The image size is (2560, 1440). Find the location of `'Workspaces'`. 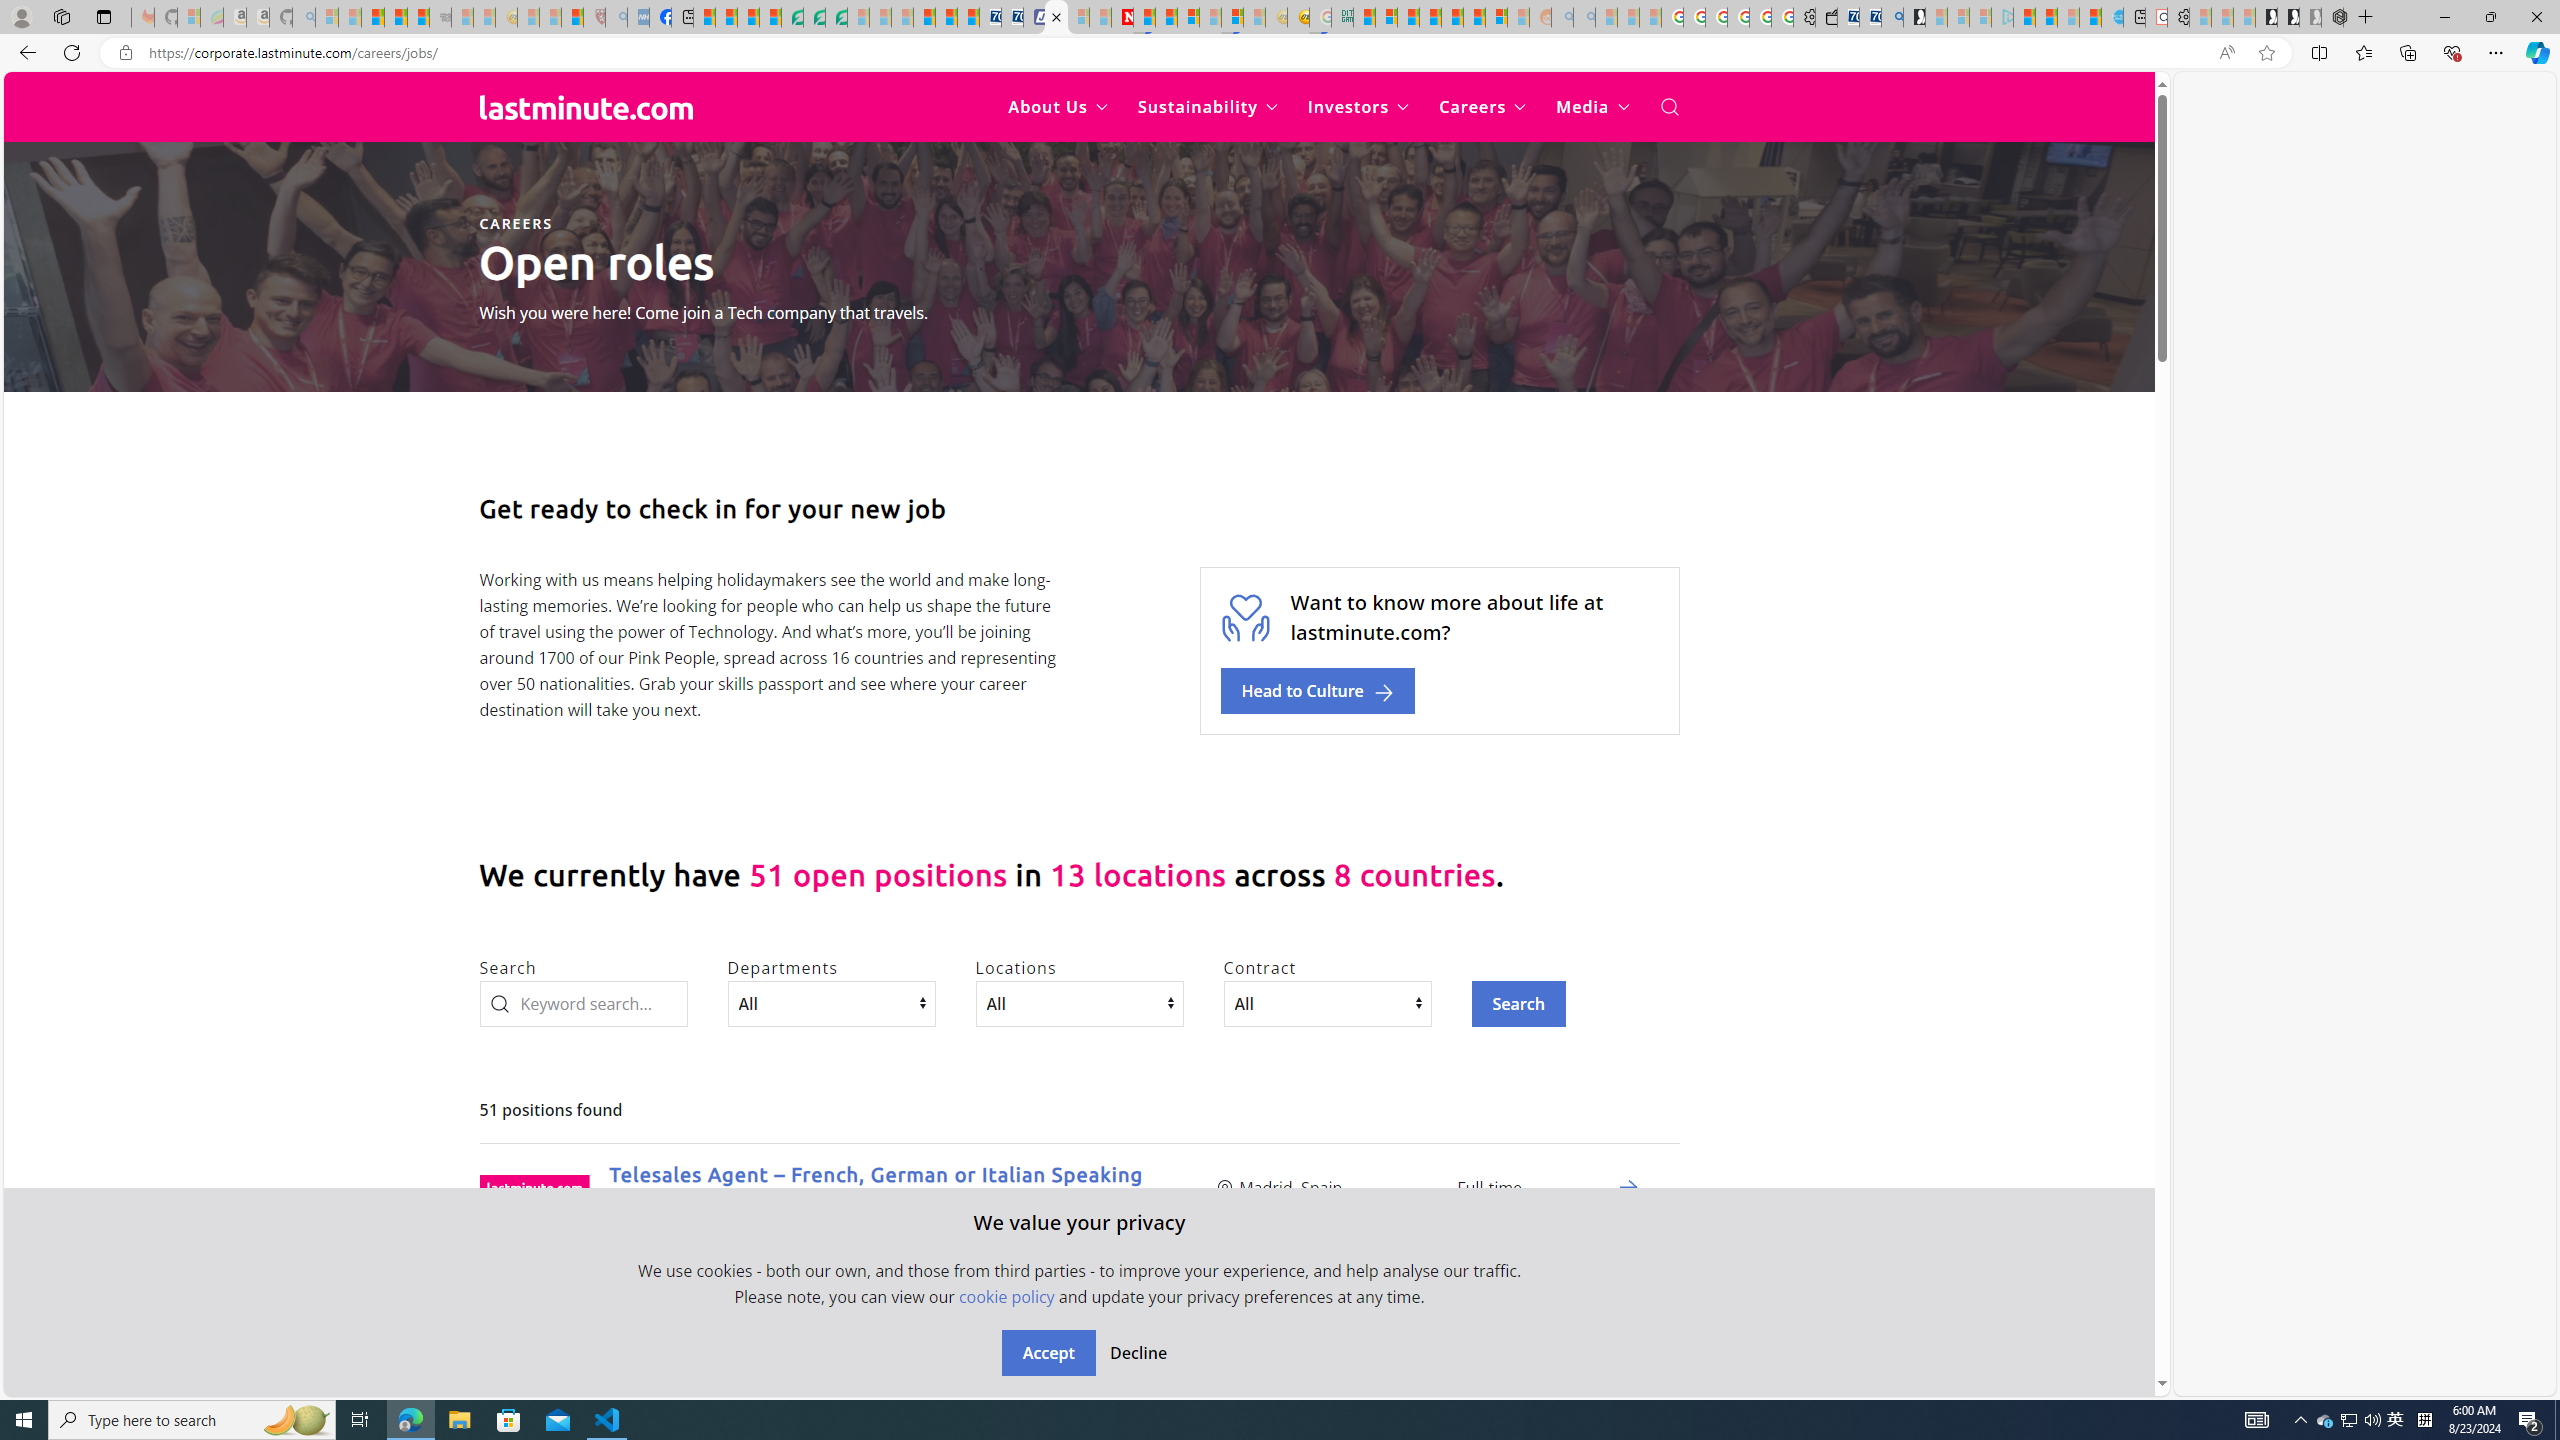

'Workspaces' is located at coordinates (61, 16).